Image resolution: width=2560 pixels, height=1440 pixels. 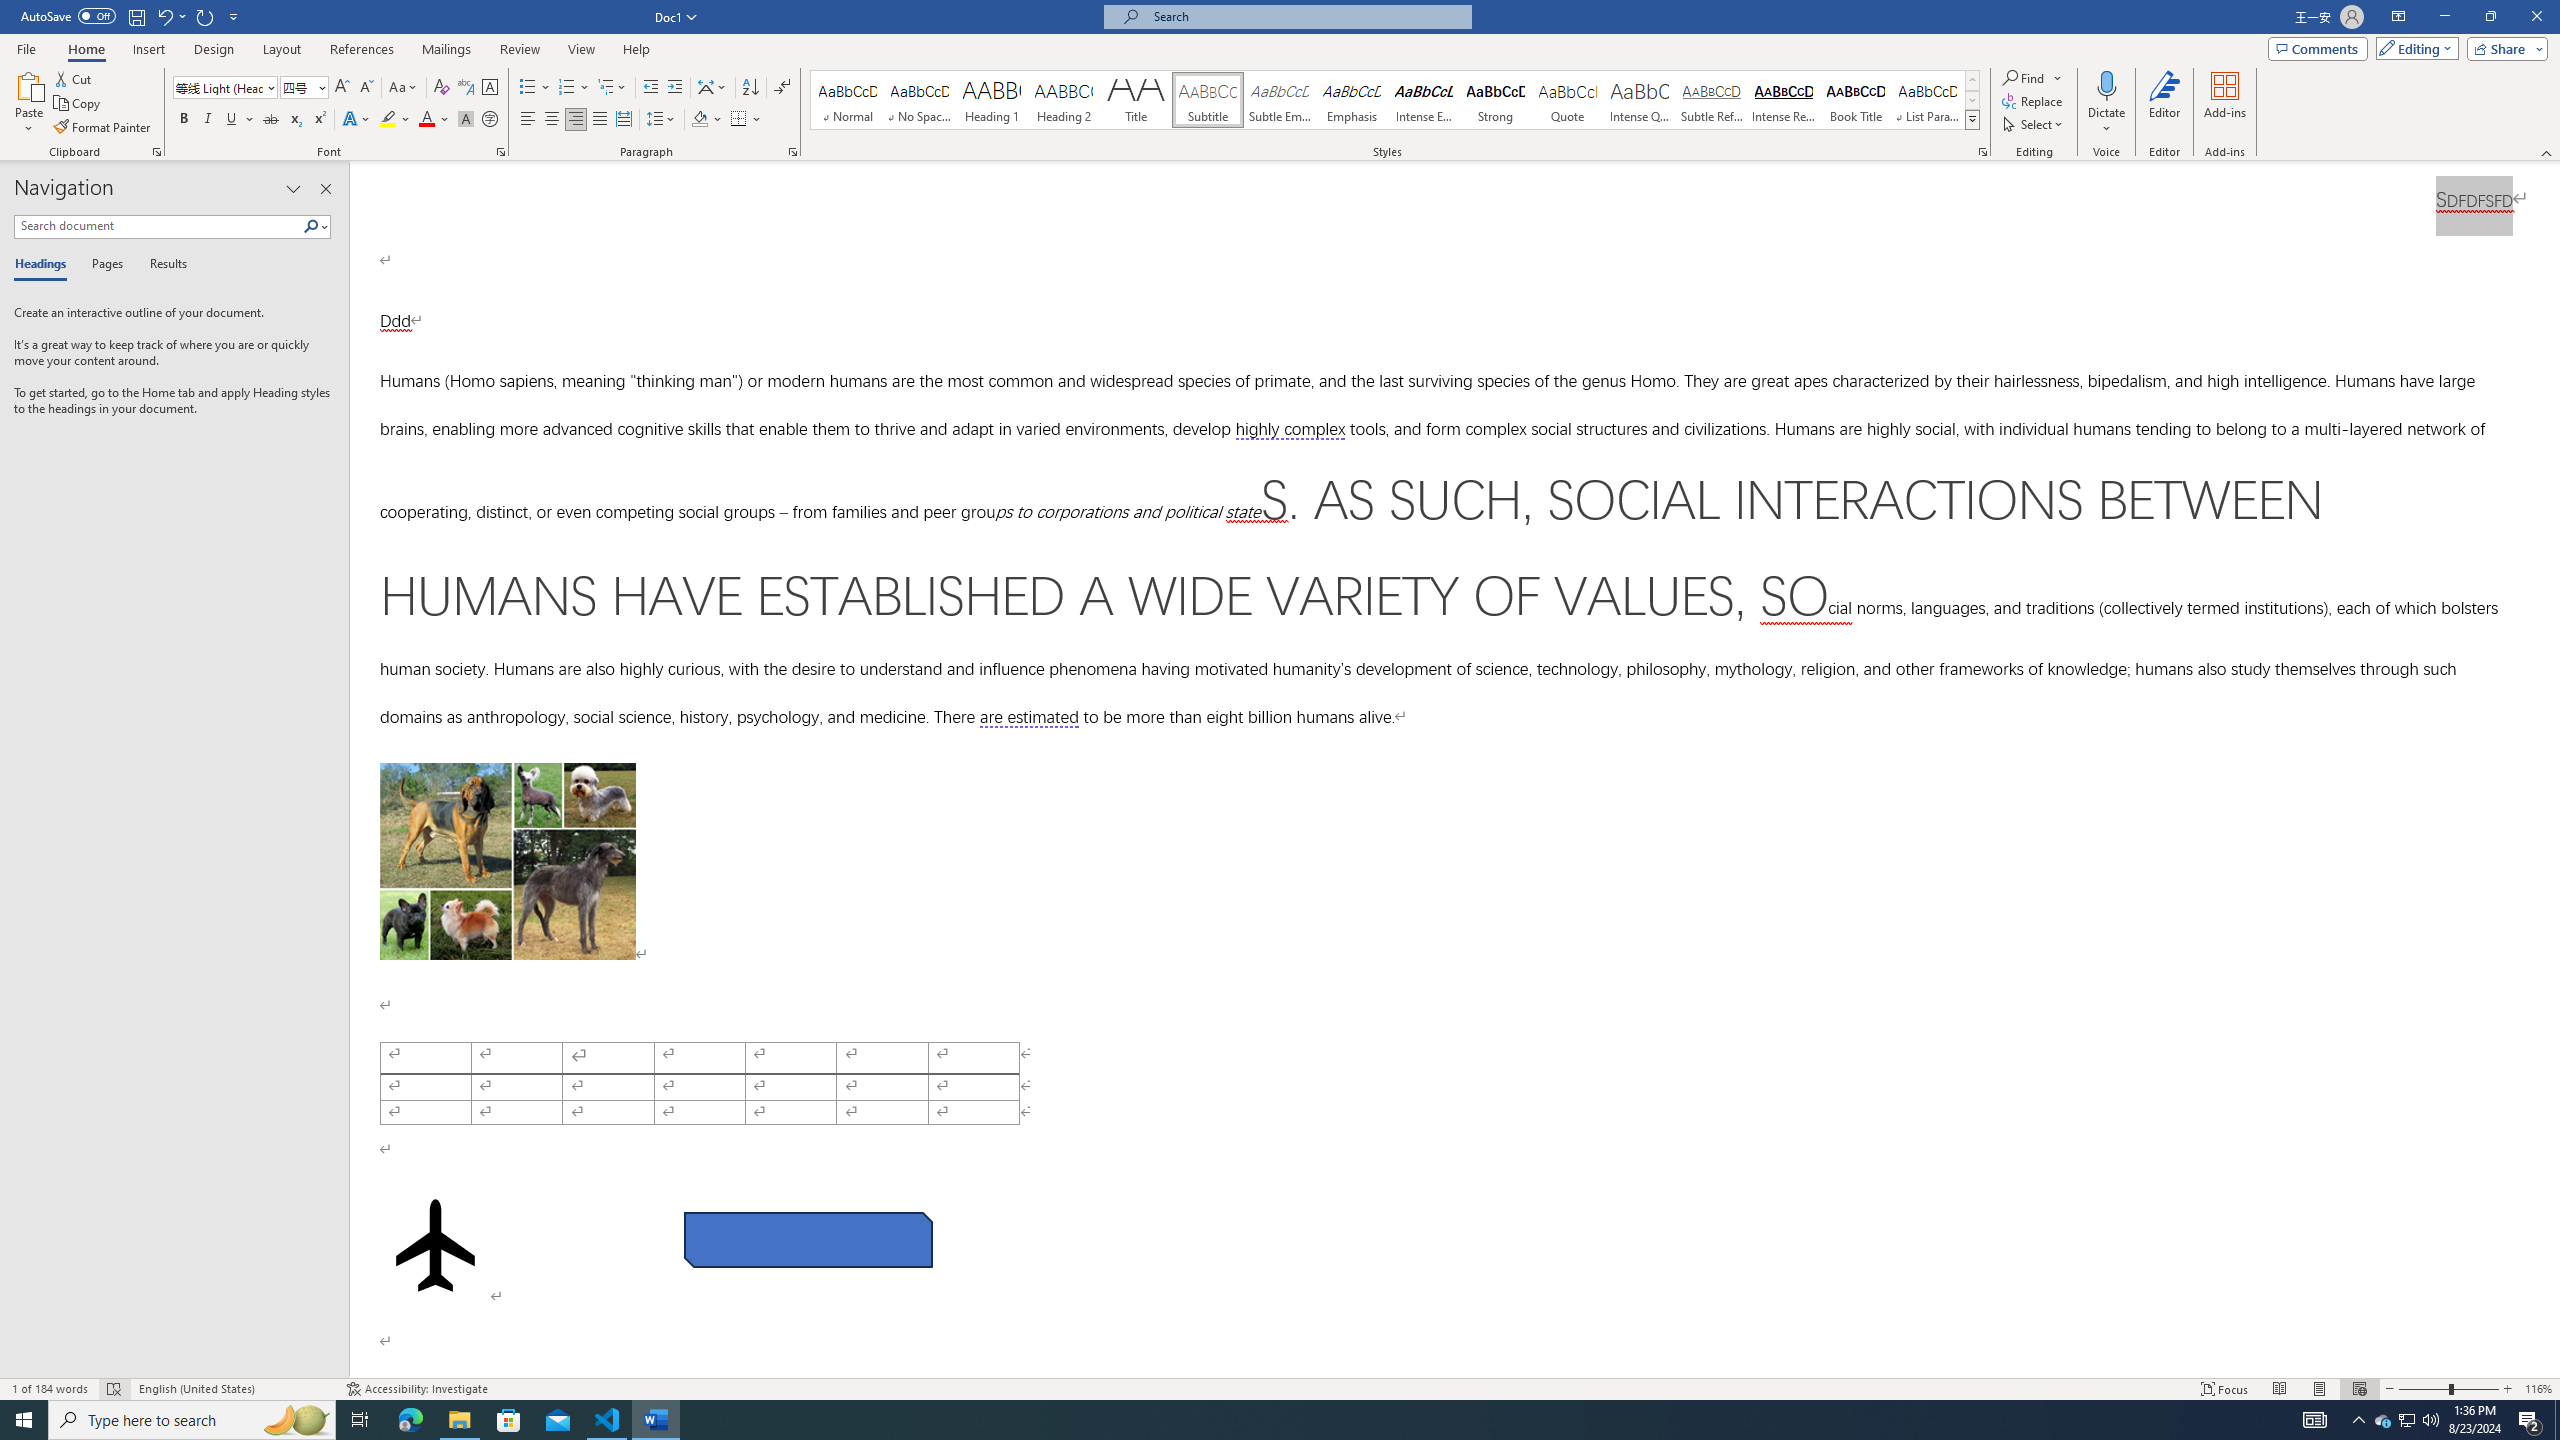 What do you see at coordinates (651, 87) in the screenshot?
I see `'Decrease Indent'` at bounding box center [651, 87].